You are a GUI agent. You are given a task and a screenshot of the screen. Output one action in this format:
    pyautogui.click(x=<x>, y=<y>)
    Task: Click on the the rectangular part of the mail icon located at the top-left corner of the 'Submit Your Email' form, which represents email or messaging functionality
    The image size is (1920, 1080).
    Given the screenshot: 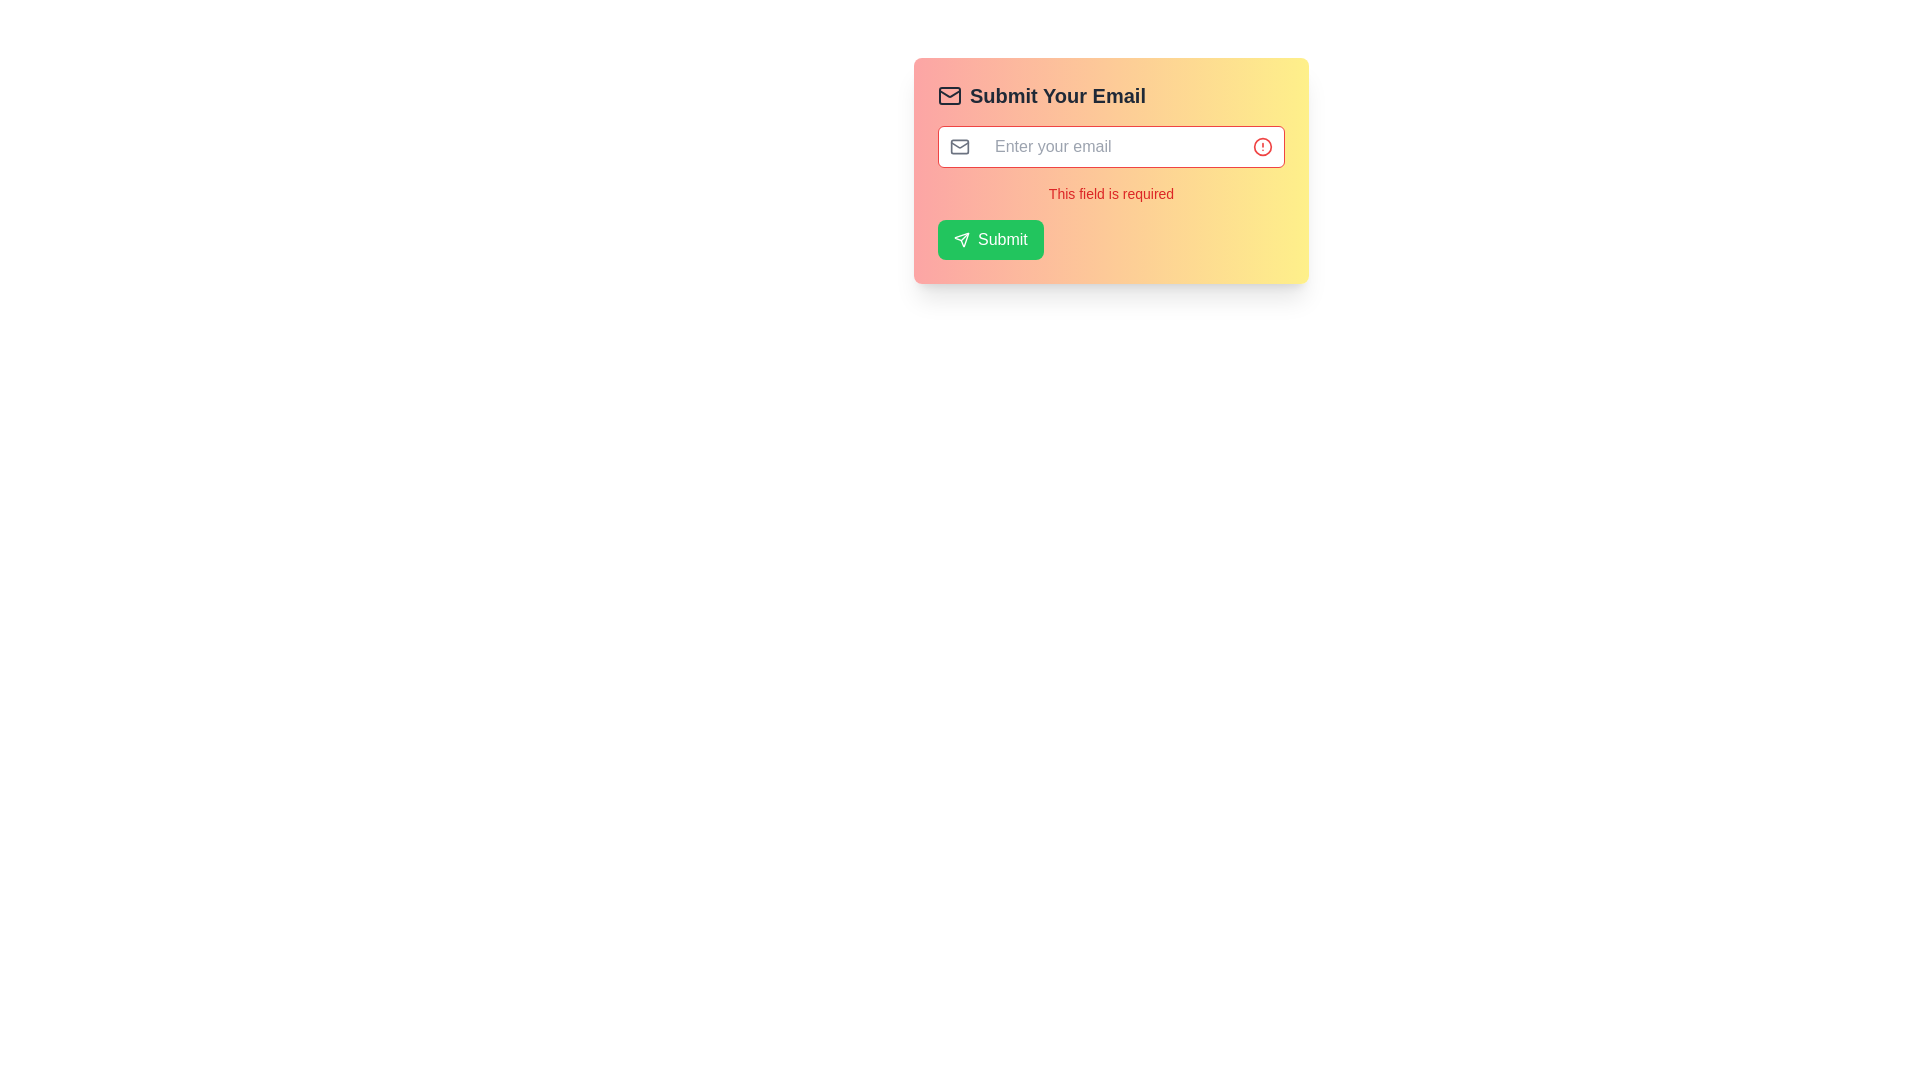 What is the action you would take?
    pyautogui.click(x=949, y=96)
    